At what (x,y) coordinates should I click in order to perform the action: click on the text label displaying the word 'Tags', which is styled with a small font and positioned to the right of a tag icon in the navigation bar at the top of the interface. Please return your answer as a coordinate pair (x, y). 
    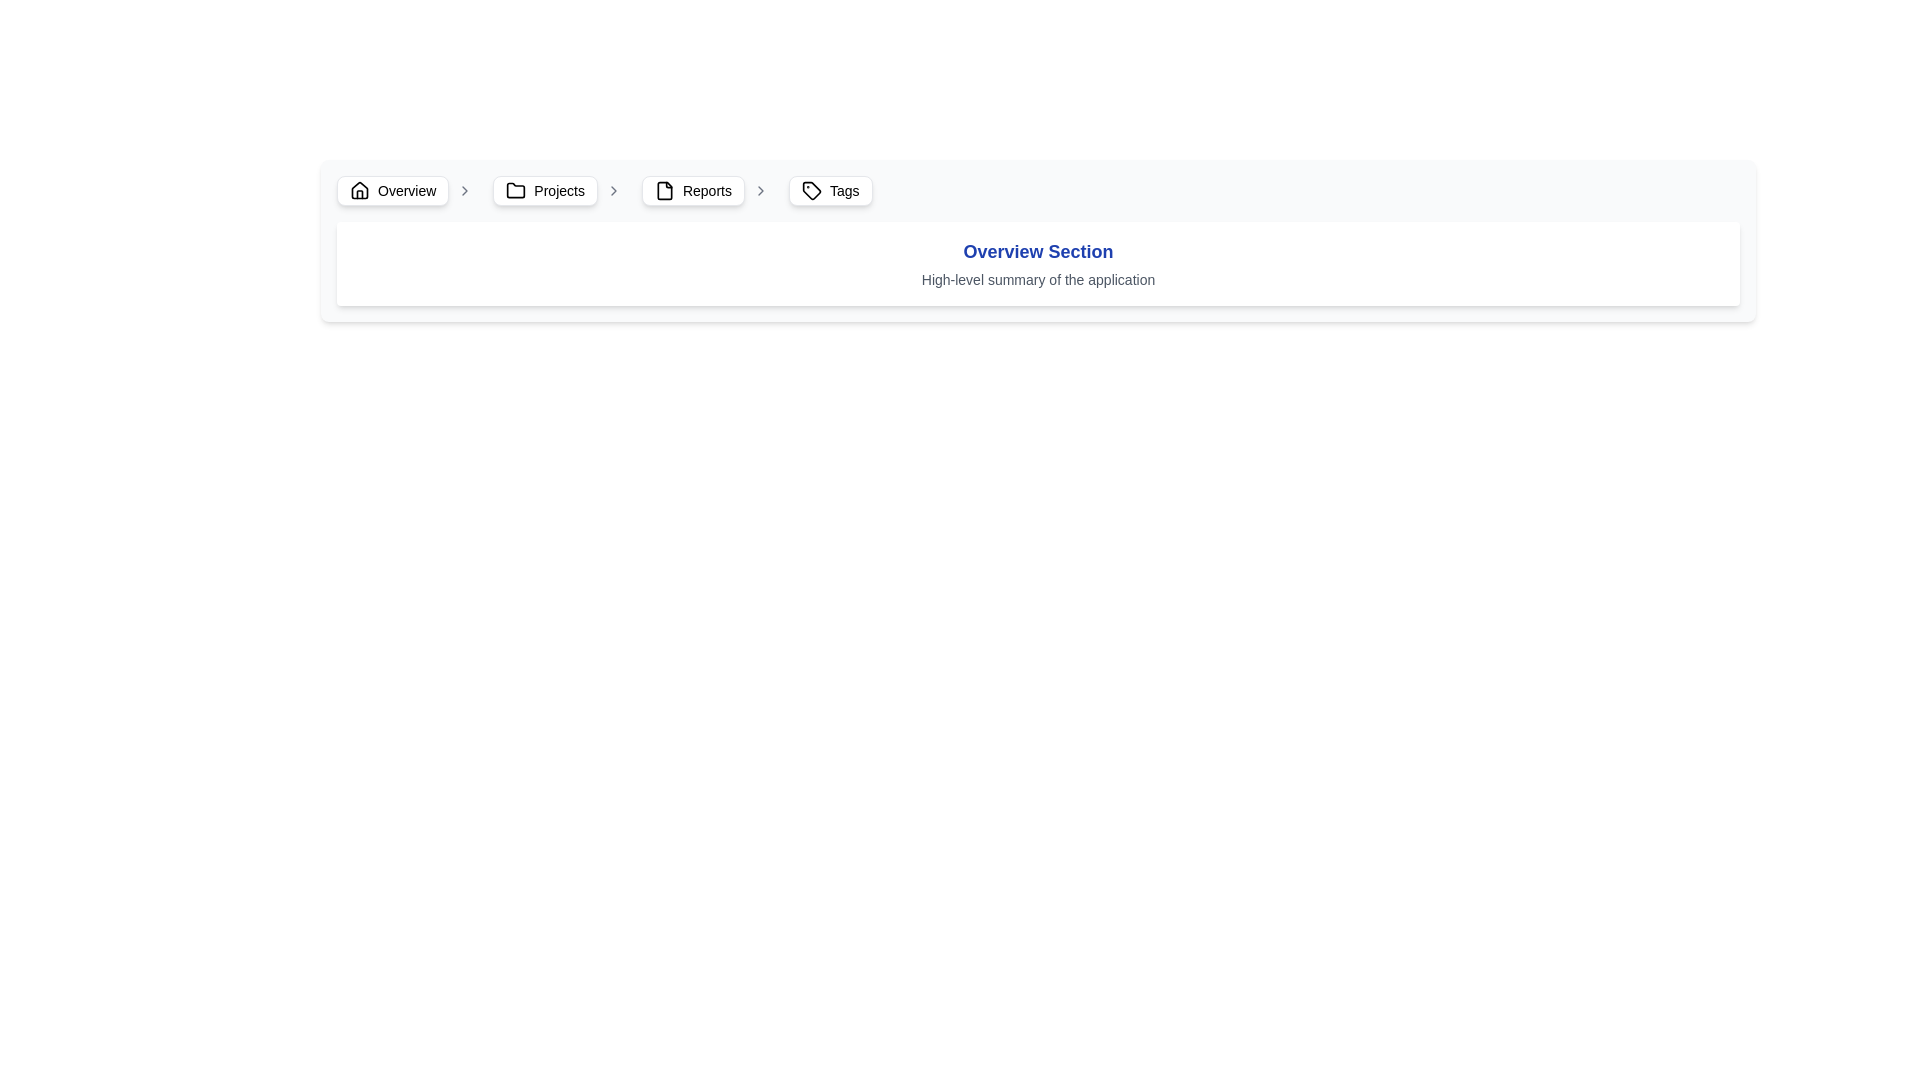
    Looking at the image, I should click on (844, 191).